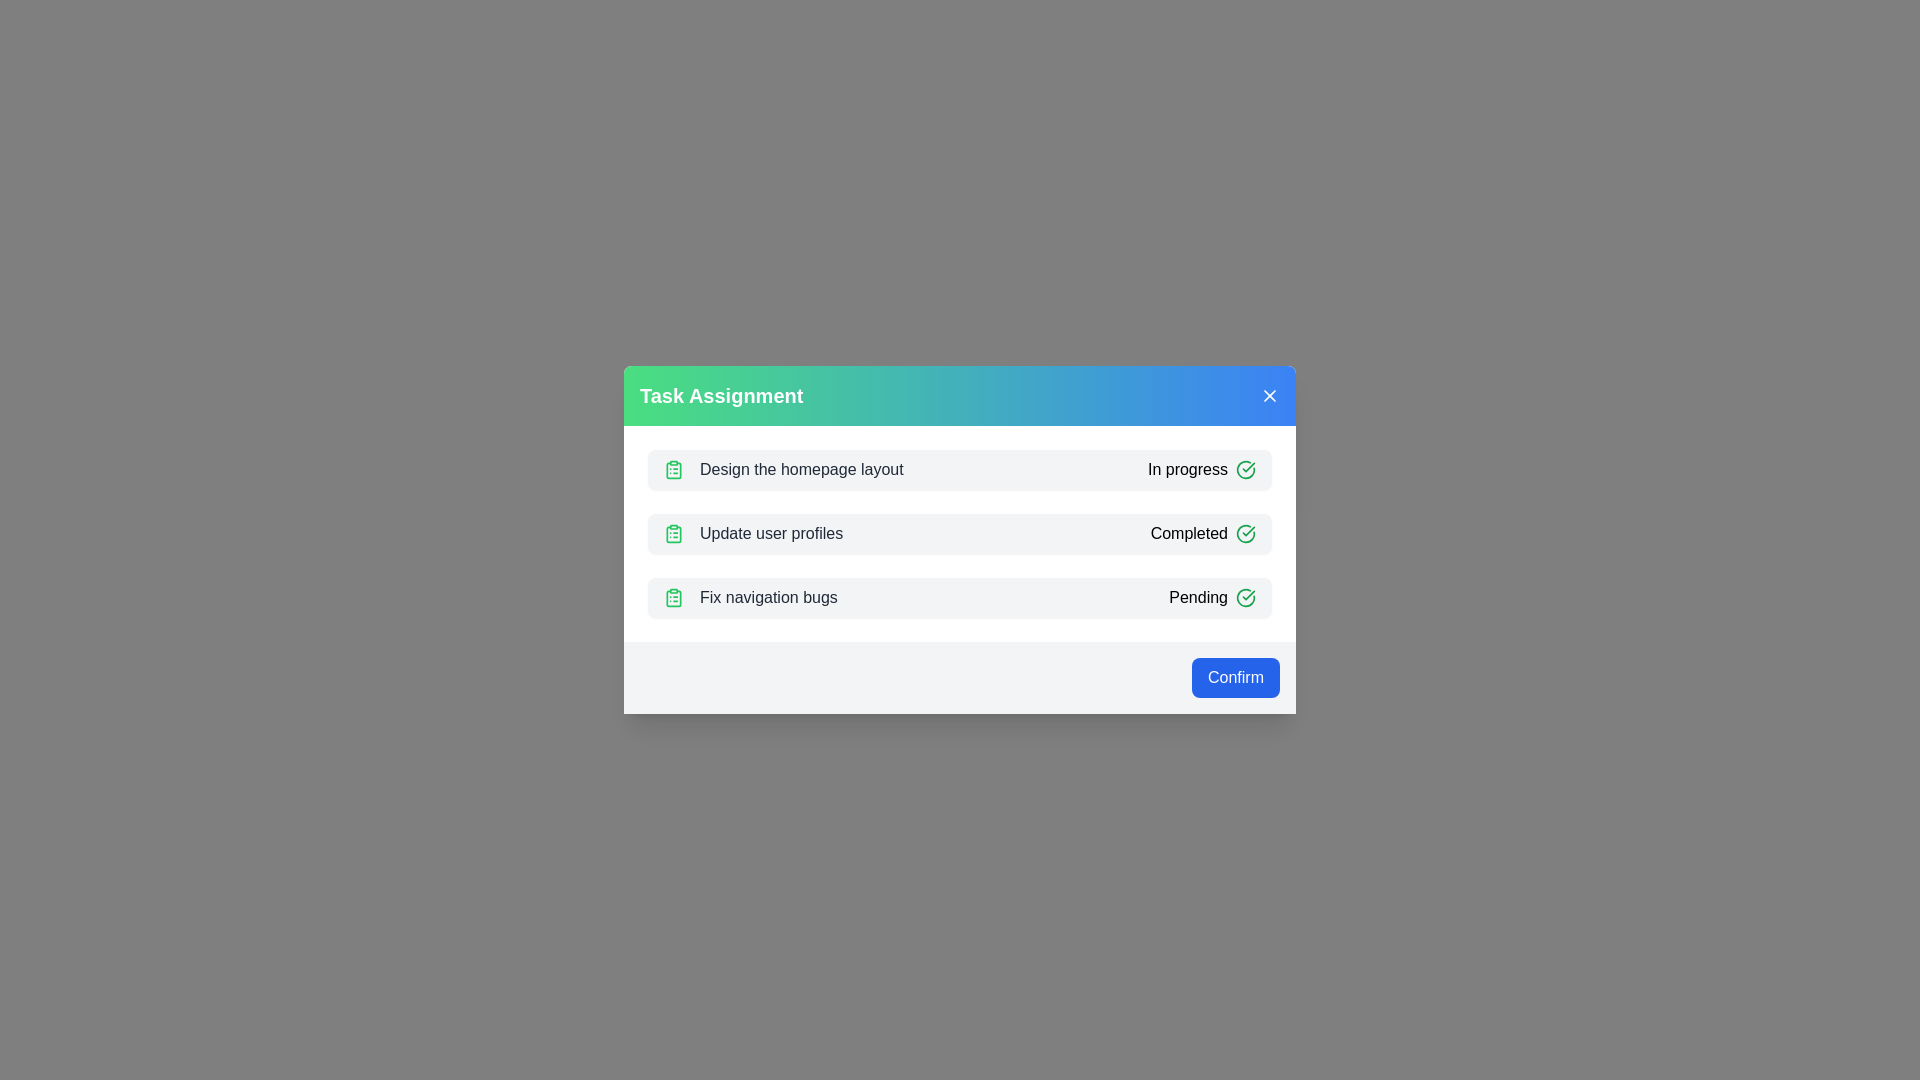 This screenshot has width=1920, height=1080. I want to click on text label stating 'Design the homepage layout' located under the 'Task Assignment' header, which is styled in dark gray and is positioned in the first row of the list, so click(801, 470).